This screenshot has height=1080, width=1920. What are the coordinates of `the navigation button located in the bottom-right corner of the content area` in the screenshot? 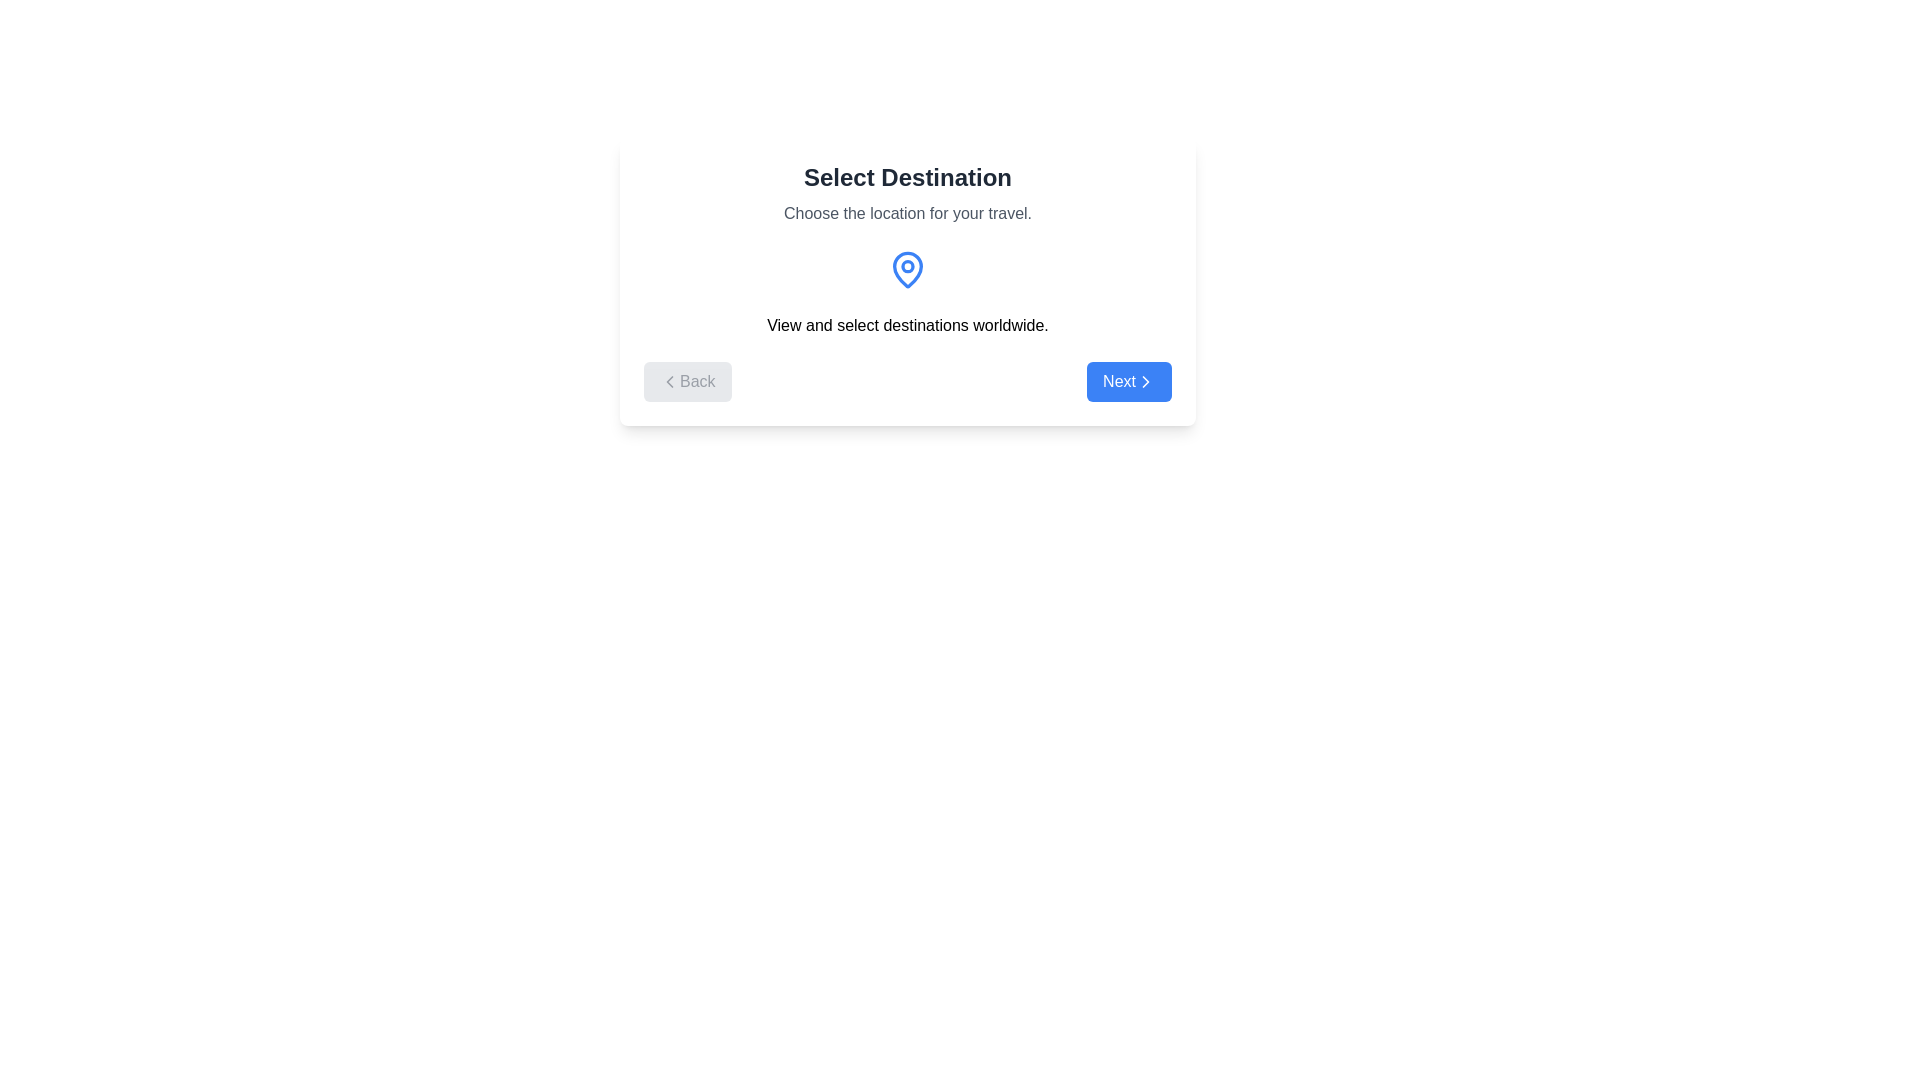 It's located at (1129, 381).